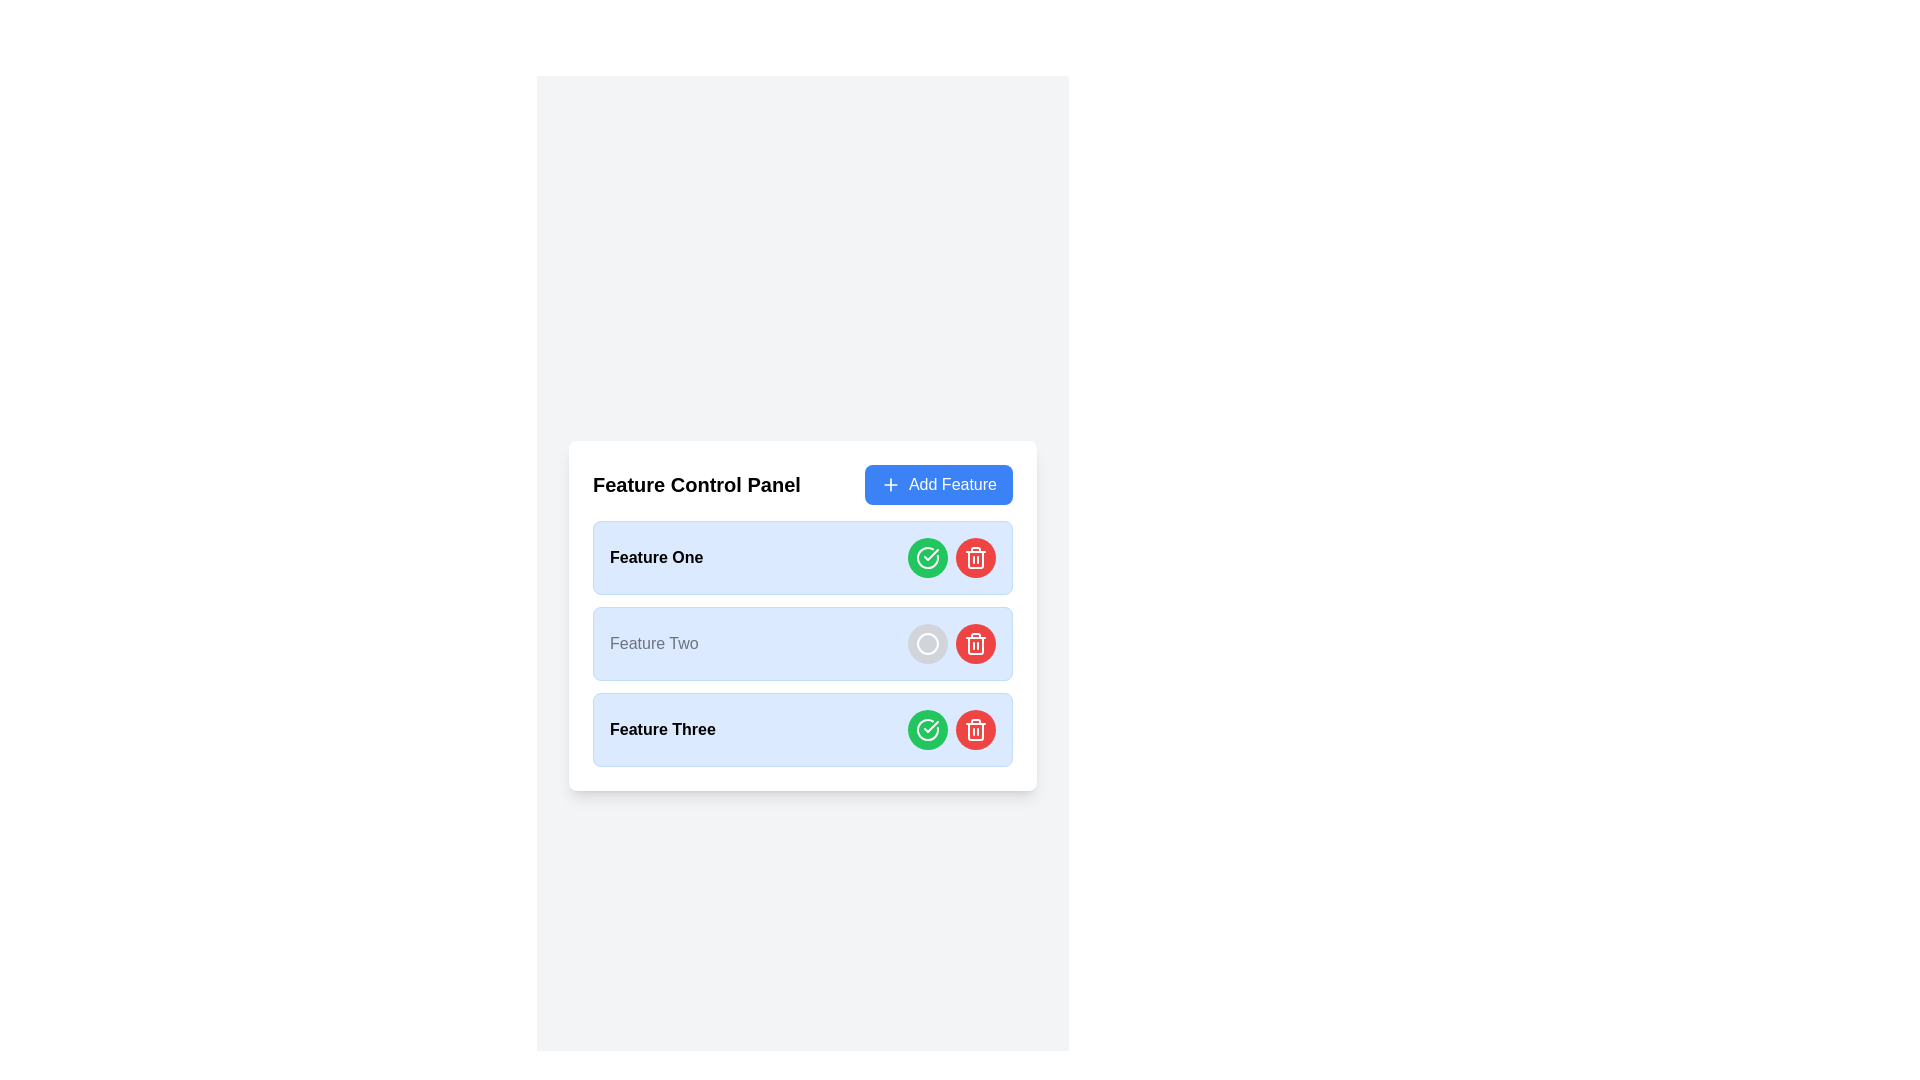 The height and width of the screenshot is (1080, 1920). Describe the element at coordinates (975, 559) in the screenshot. I see `the trash can icon button located at the bottom-right corner of the 'Feature Two' entry` at that location.